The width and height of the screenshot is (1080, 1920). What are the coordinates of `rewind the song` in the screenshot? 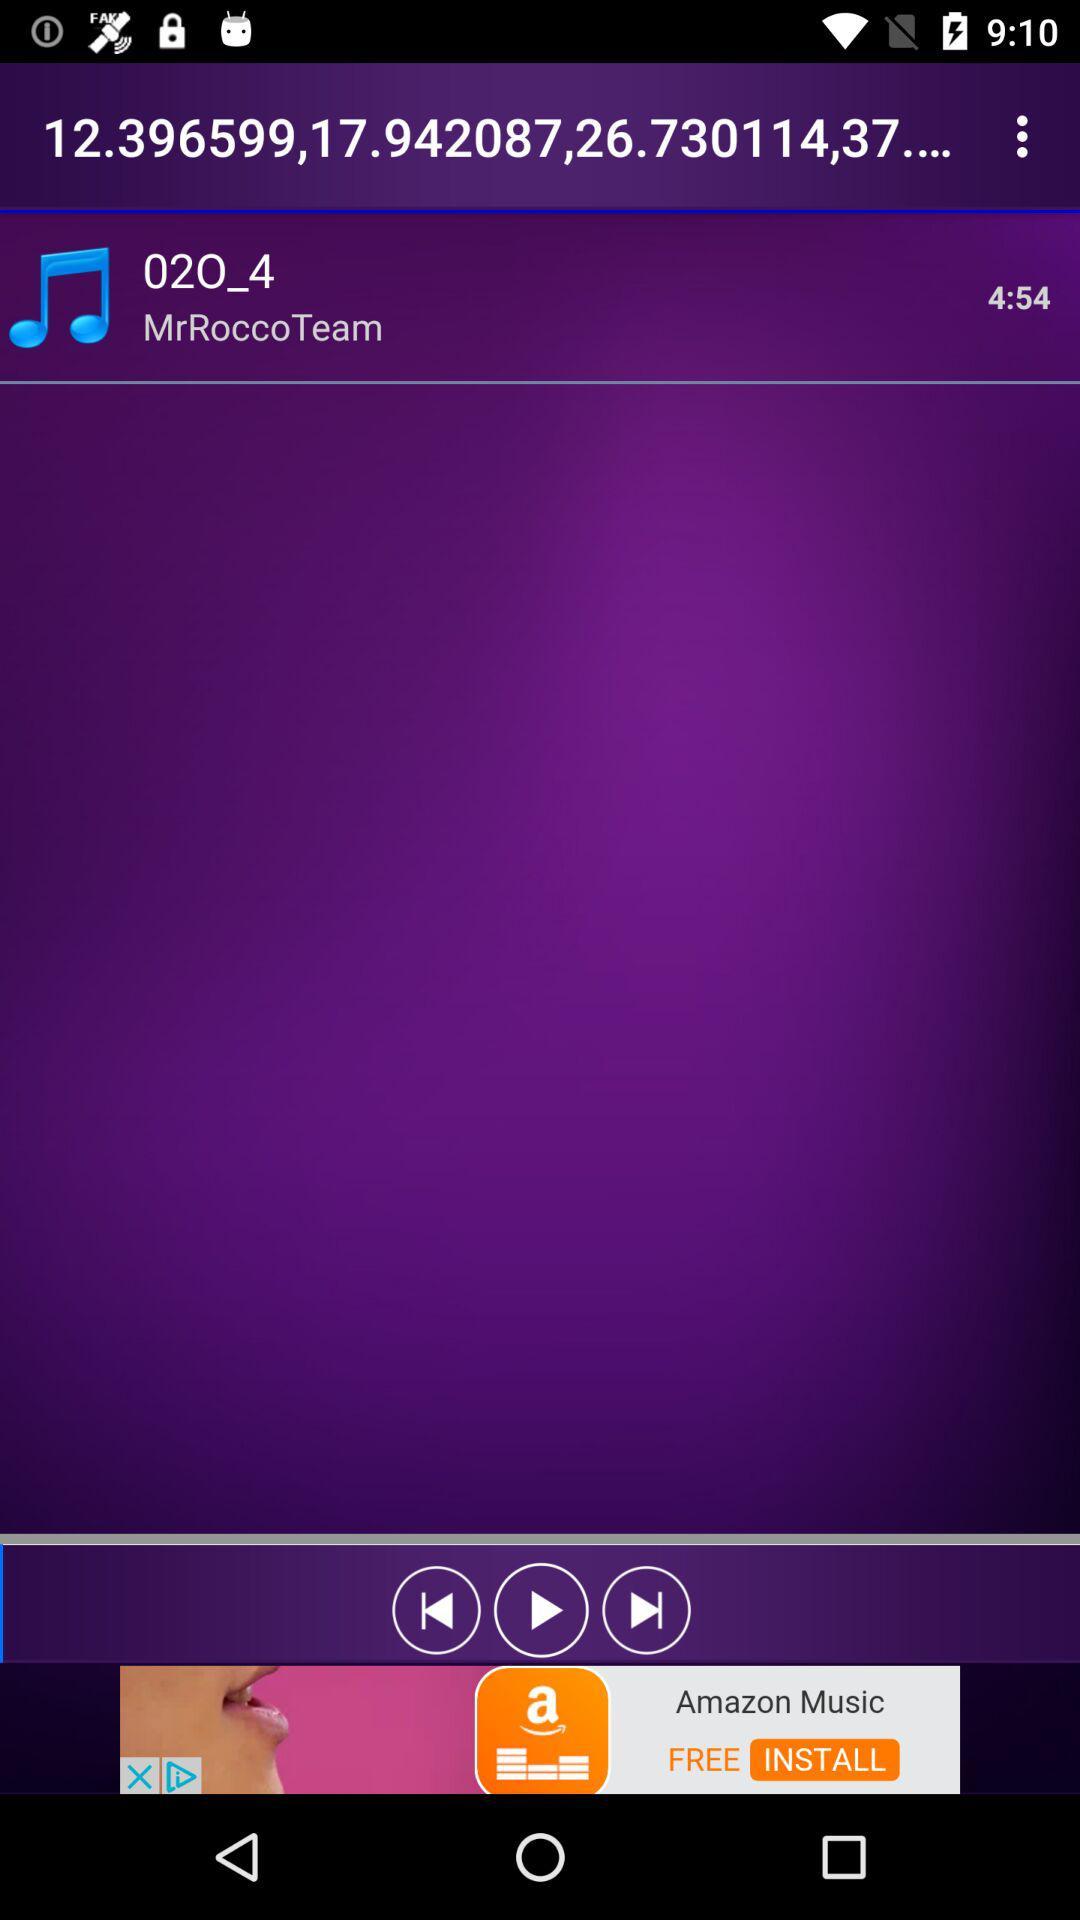 It's located at (435, 1610).